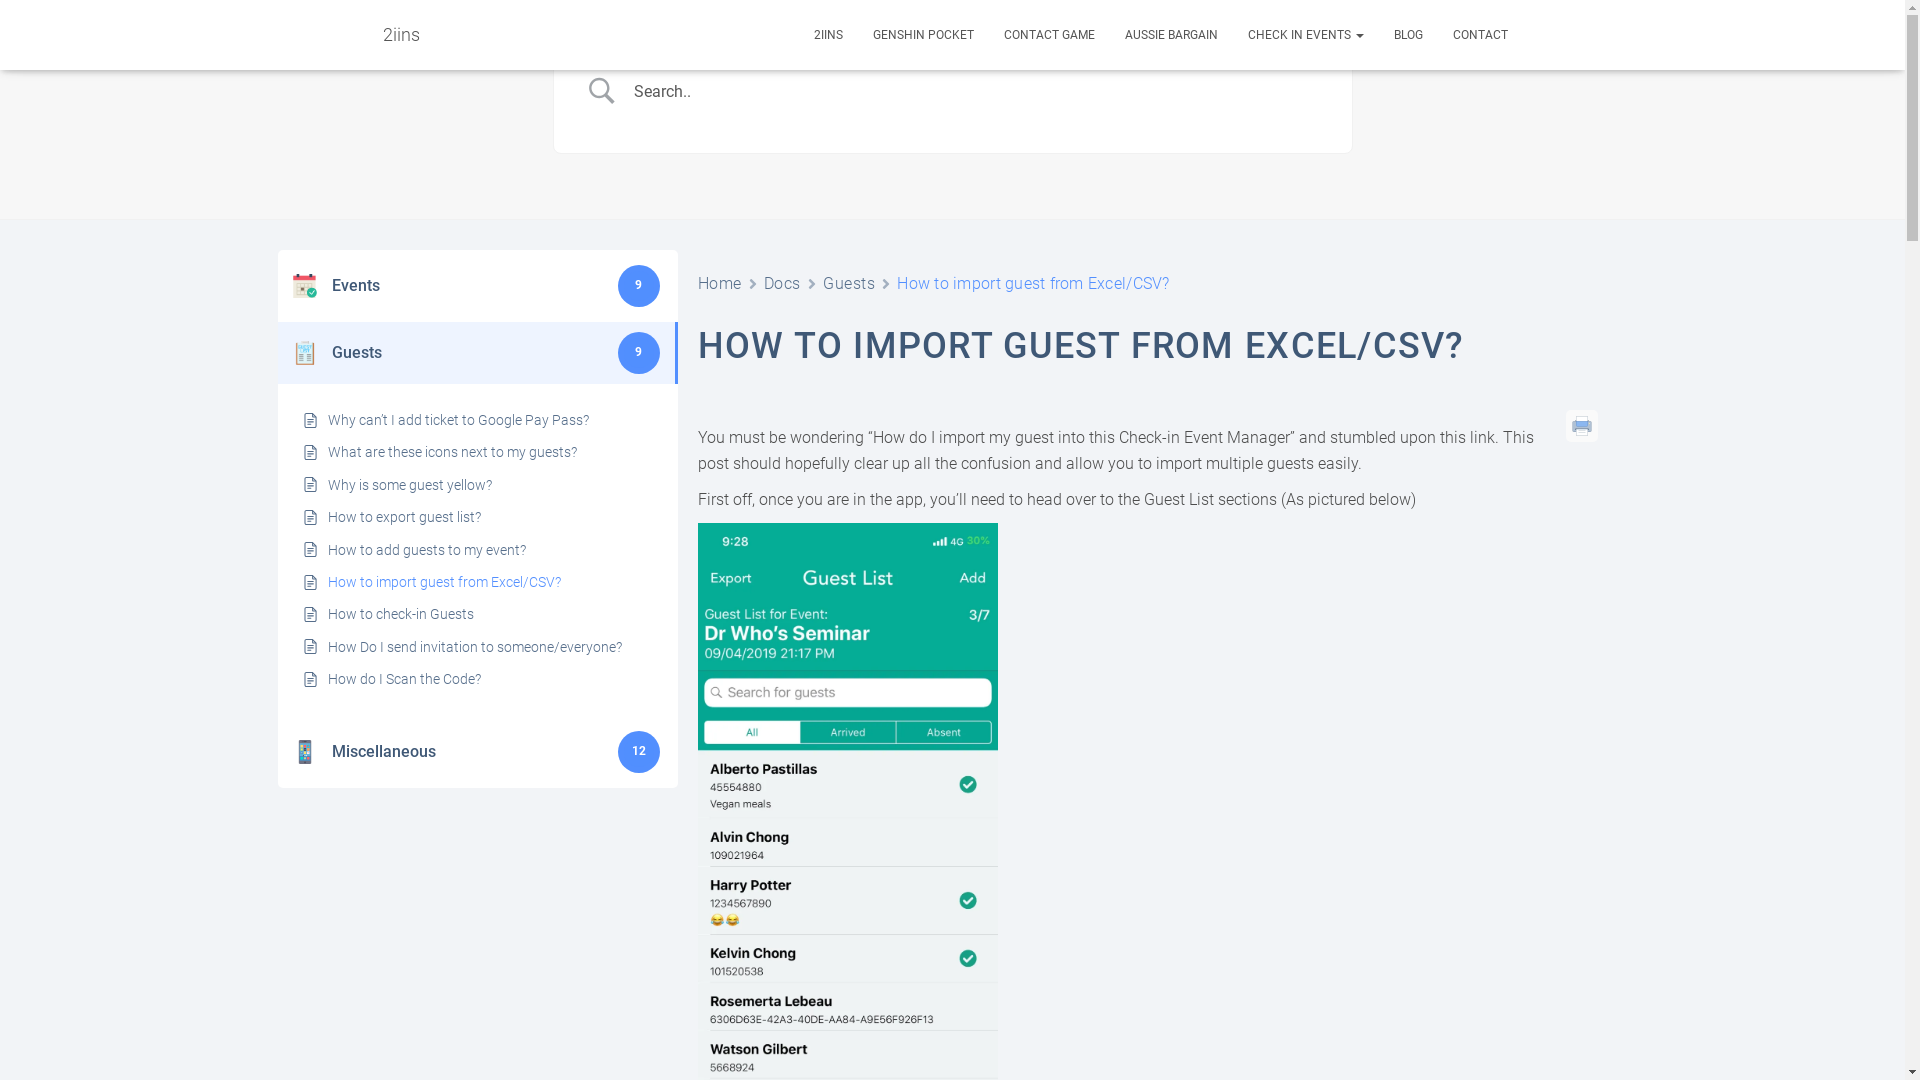 This screenshot has height=1080, width=1920. What do you see at coordinates (1480, 34) in the screenshot?
I see `'CONTACT'` at bounding box center [1480, 34].